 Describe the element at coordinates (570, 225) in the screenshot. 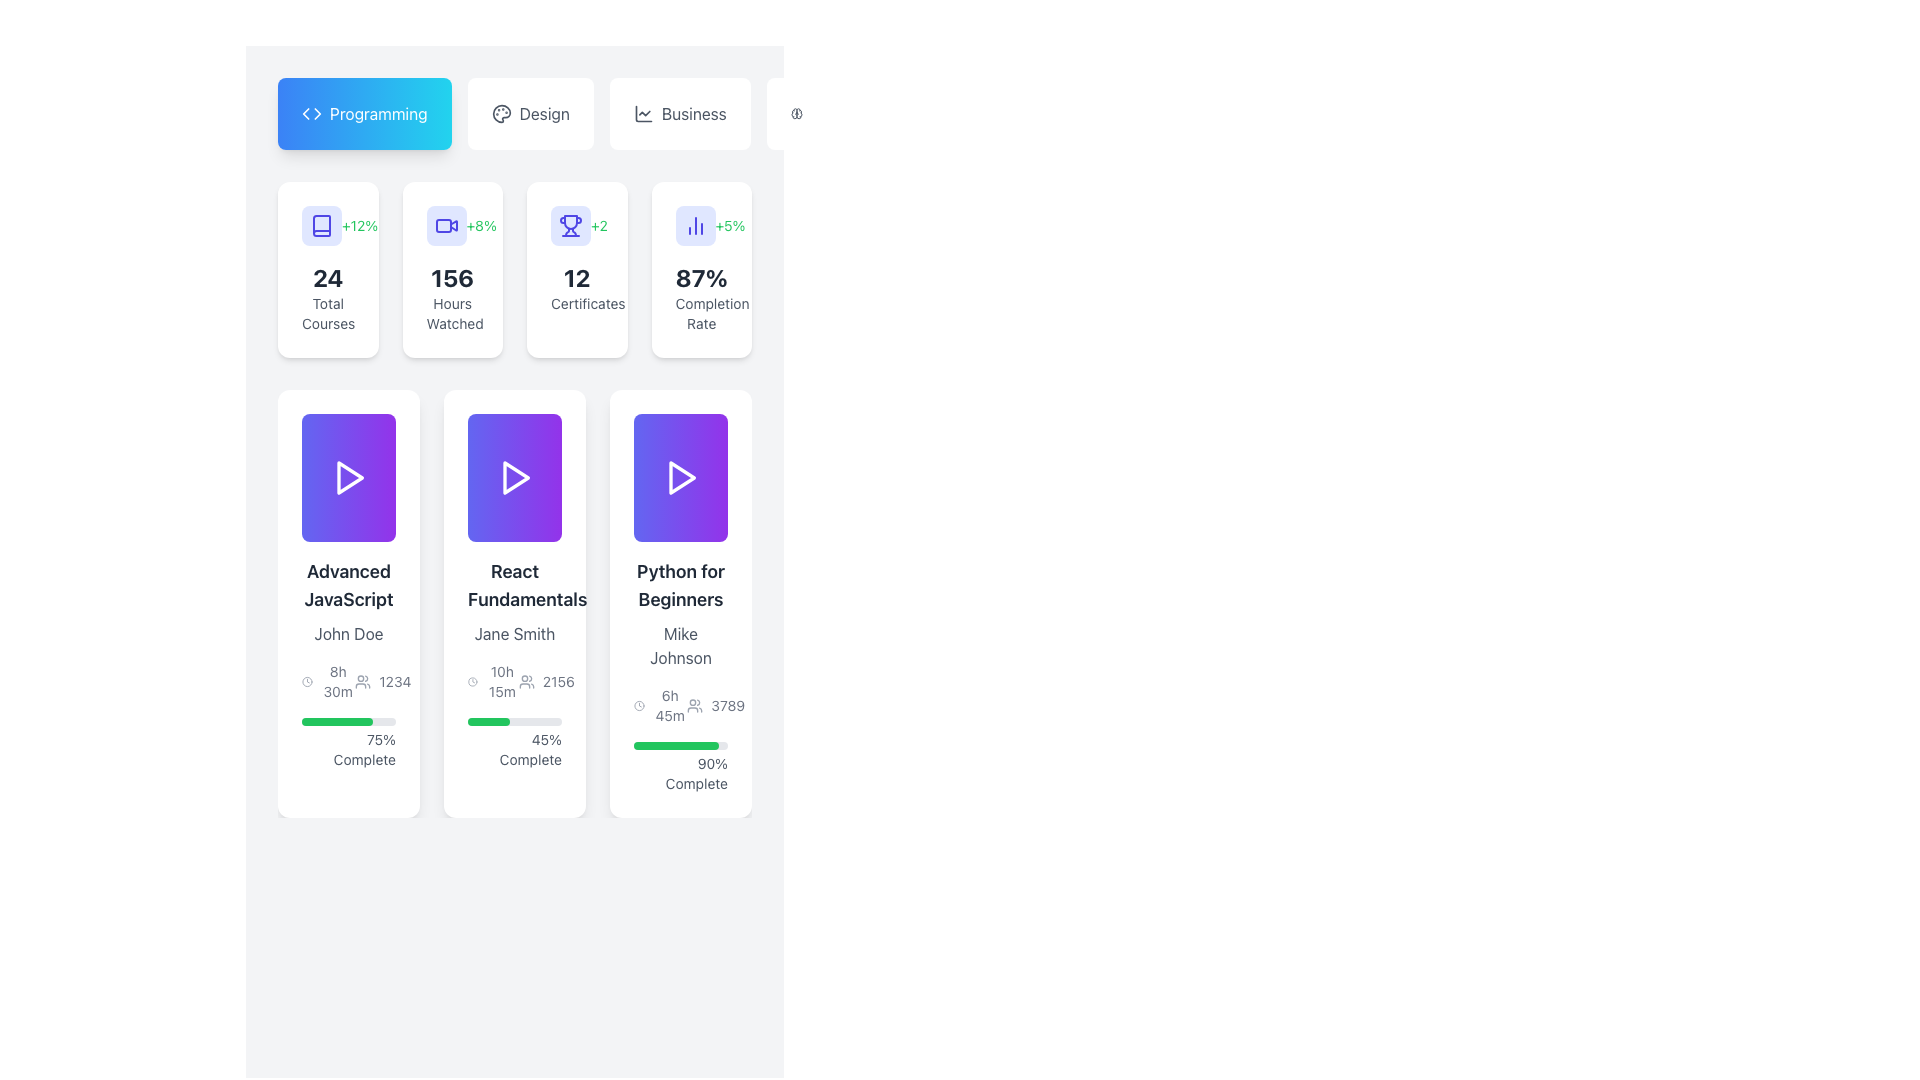

I see `the achievement icon located in the third card from the left in the top row of the grid, which represents awards or accomplishments` at that location.